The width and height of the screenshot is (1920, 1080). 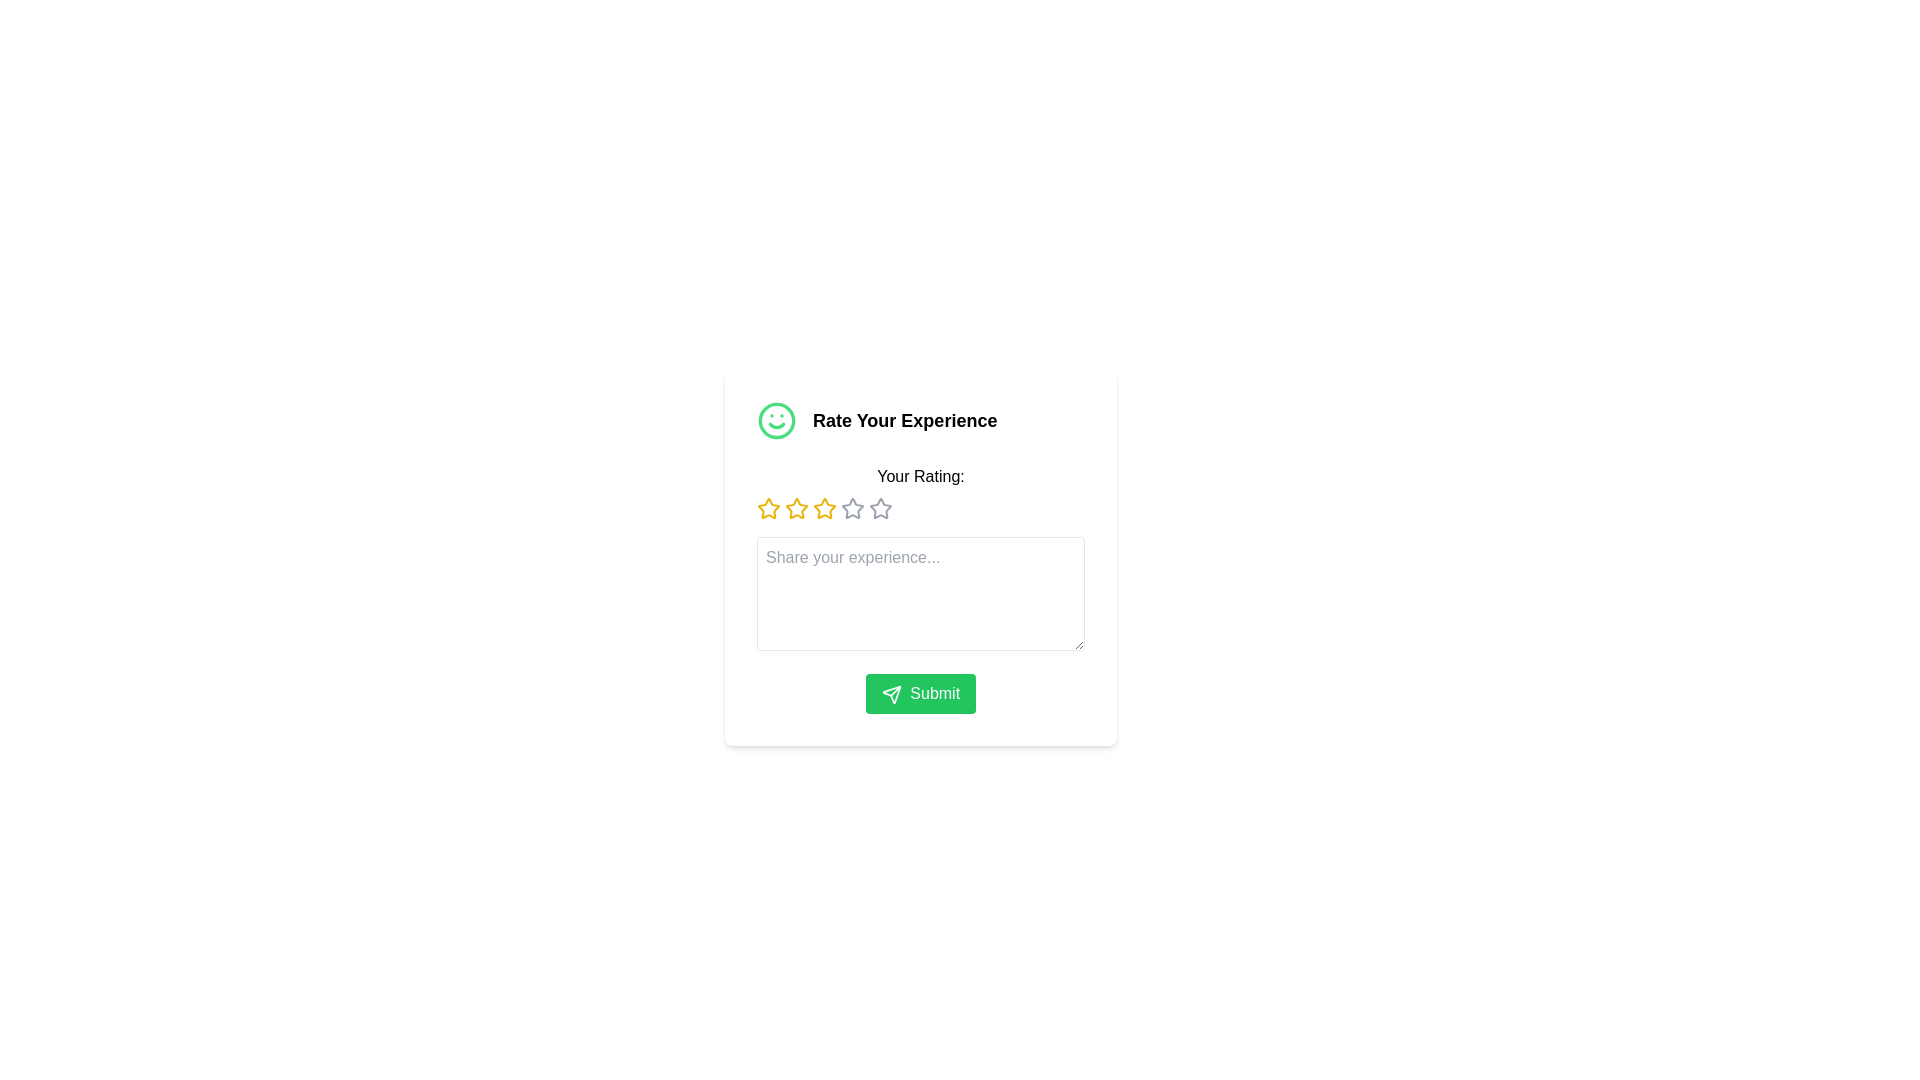 I want to click on the Text Label that provides context for the rating stars, located in the top-middle portion of the interactive rating panel, so click(x=920, y=477).